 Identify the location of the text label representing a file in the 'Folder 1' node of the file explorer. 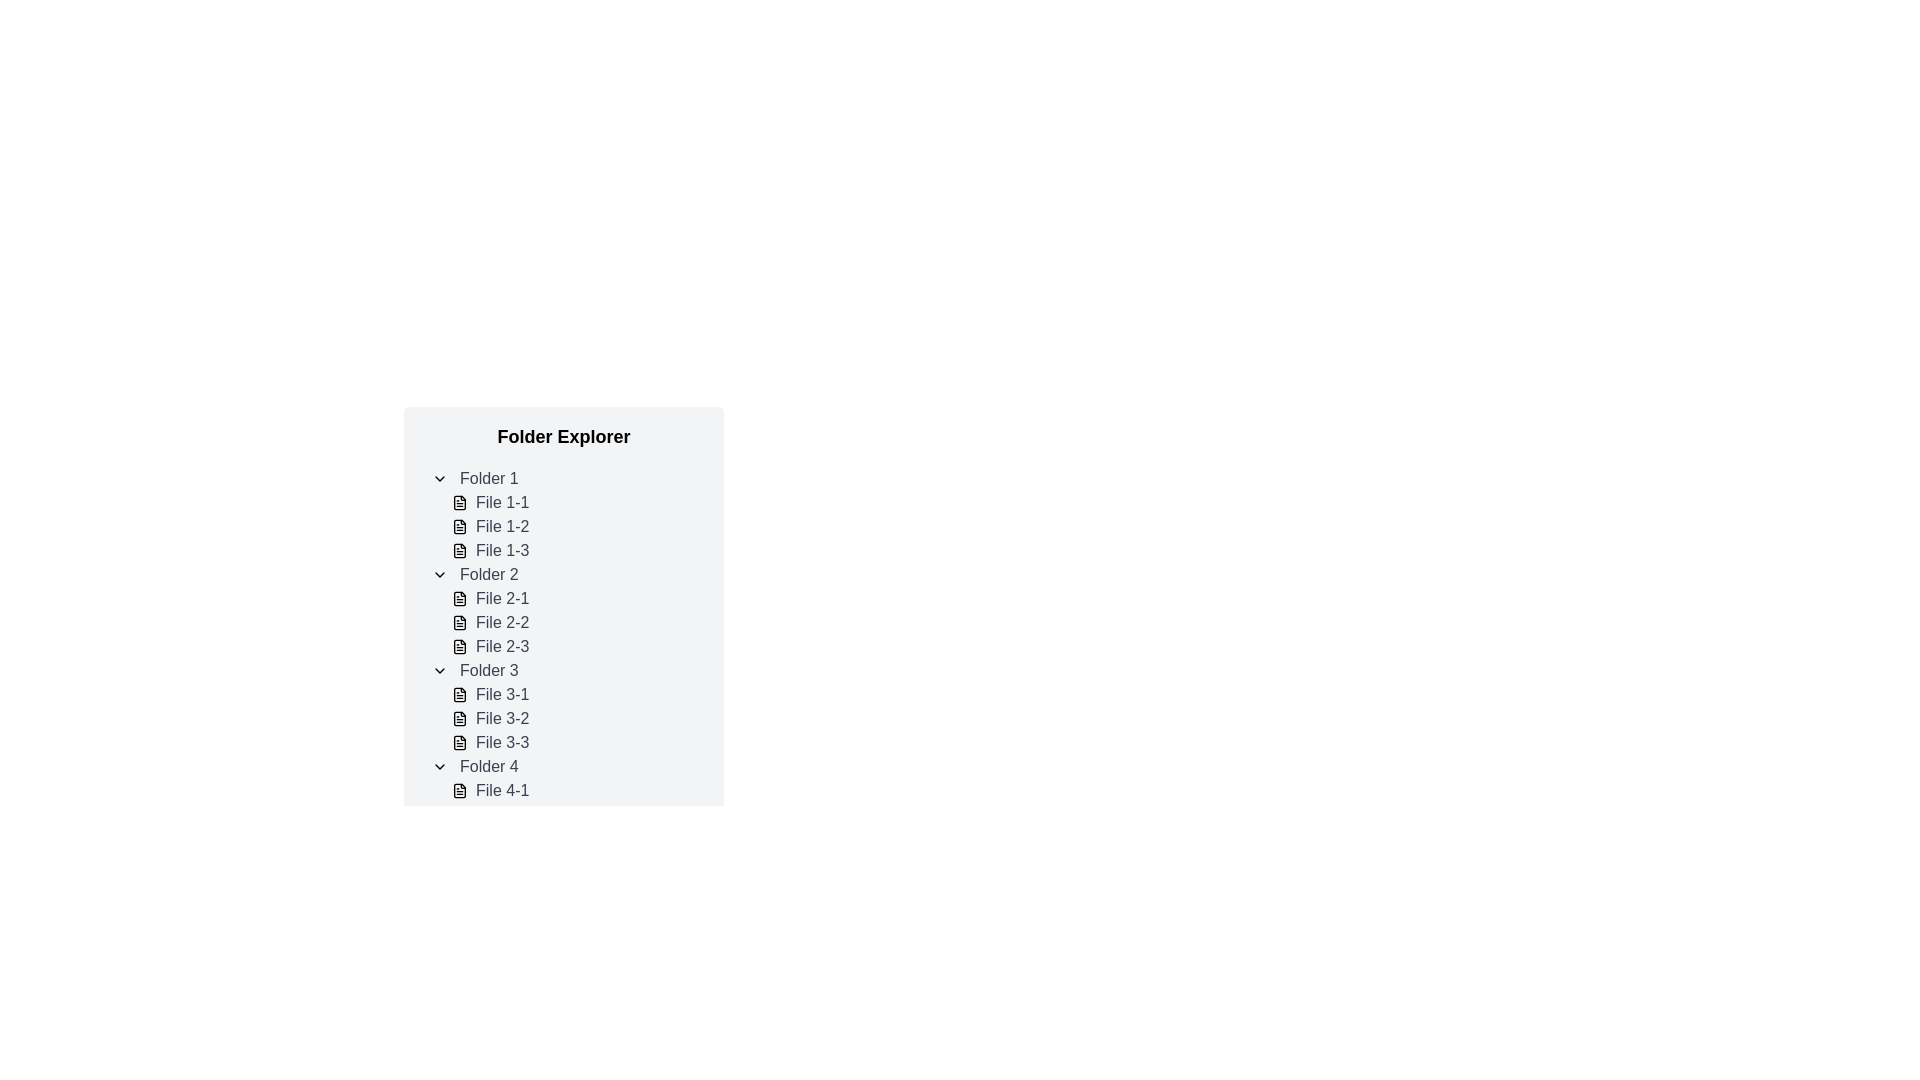
(502, 501).